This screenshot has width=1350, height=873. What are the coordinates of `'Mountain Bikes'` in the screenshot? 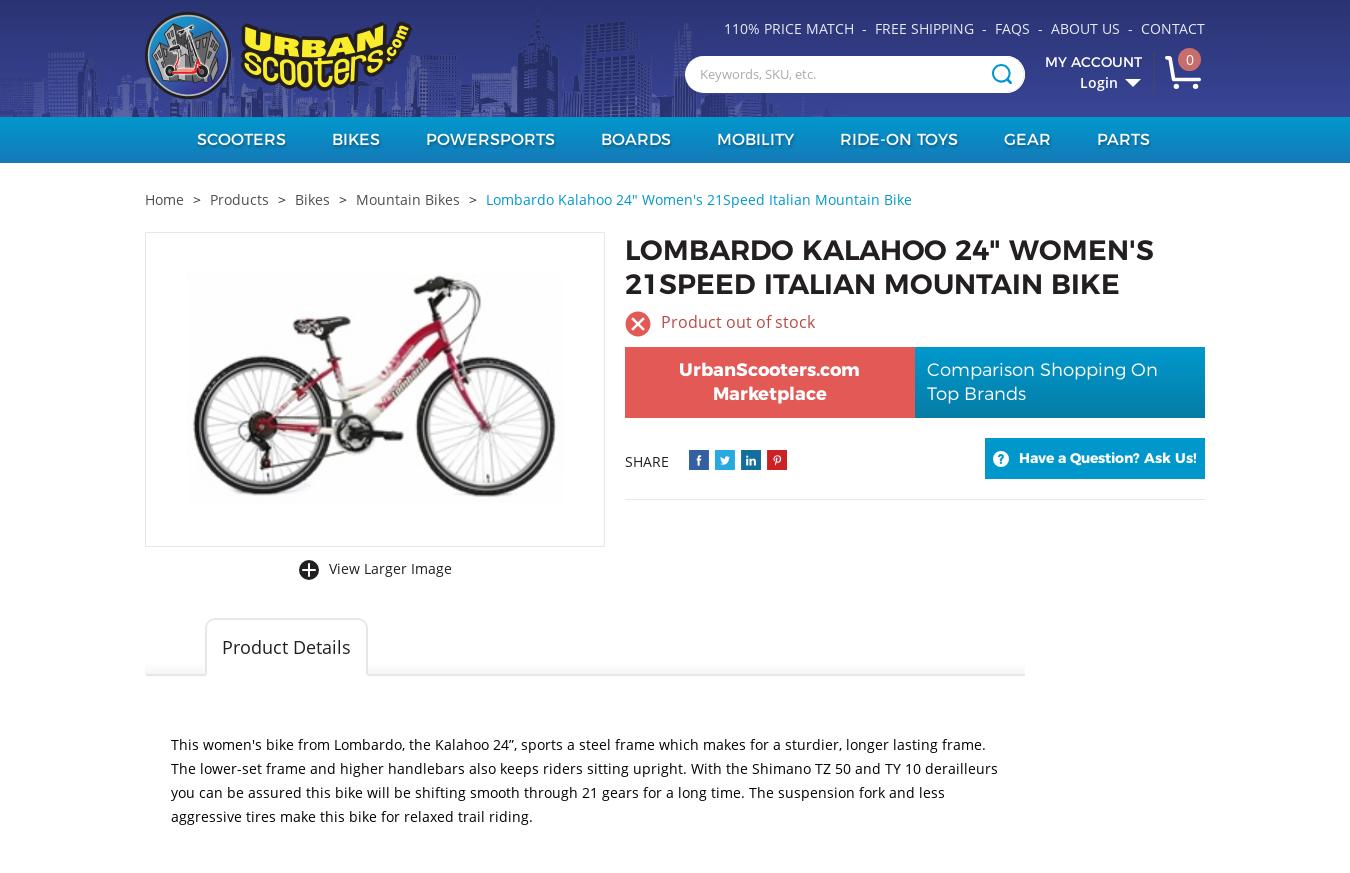 It's located at (355, 198).